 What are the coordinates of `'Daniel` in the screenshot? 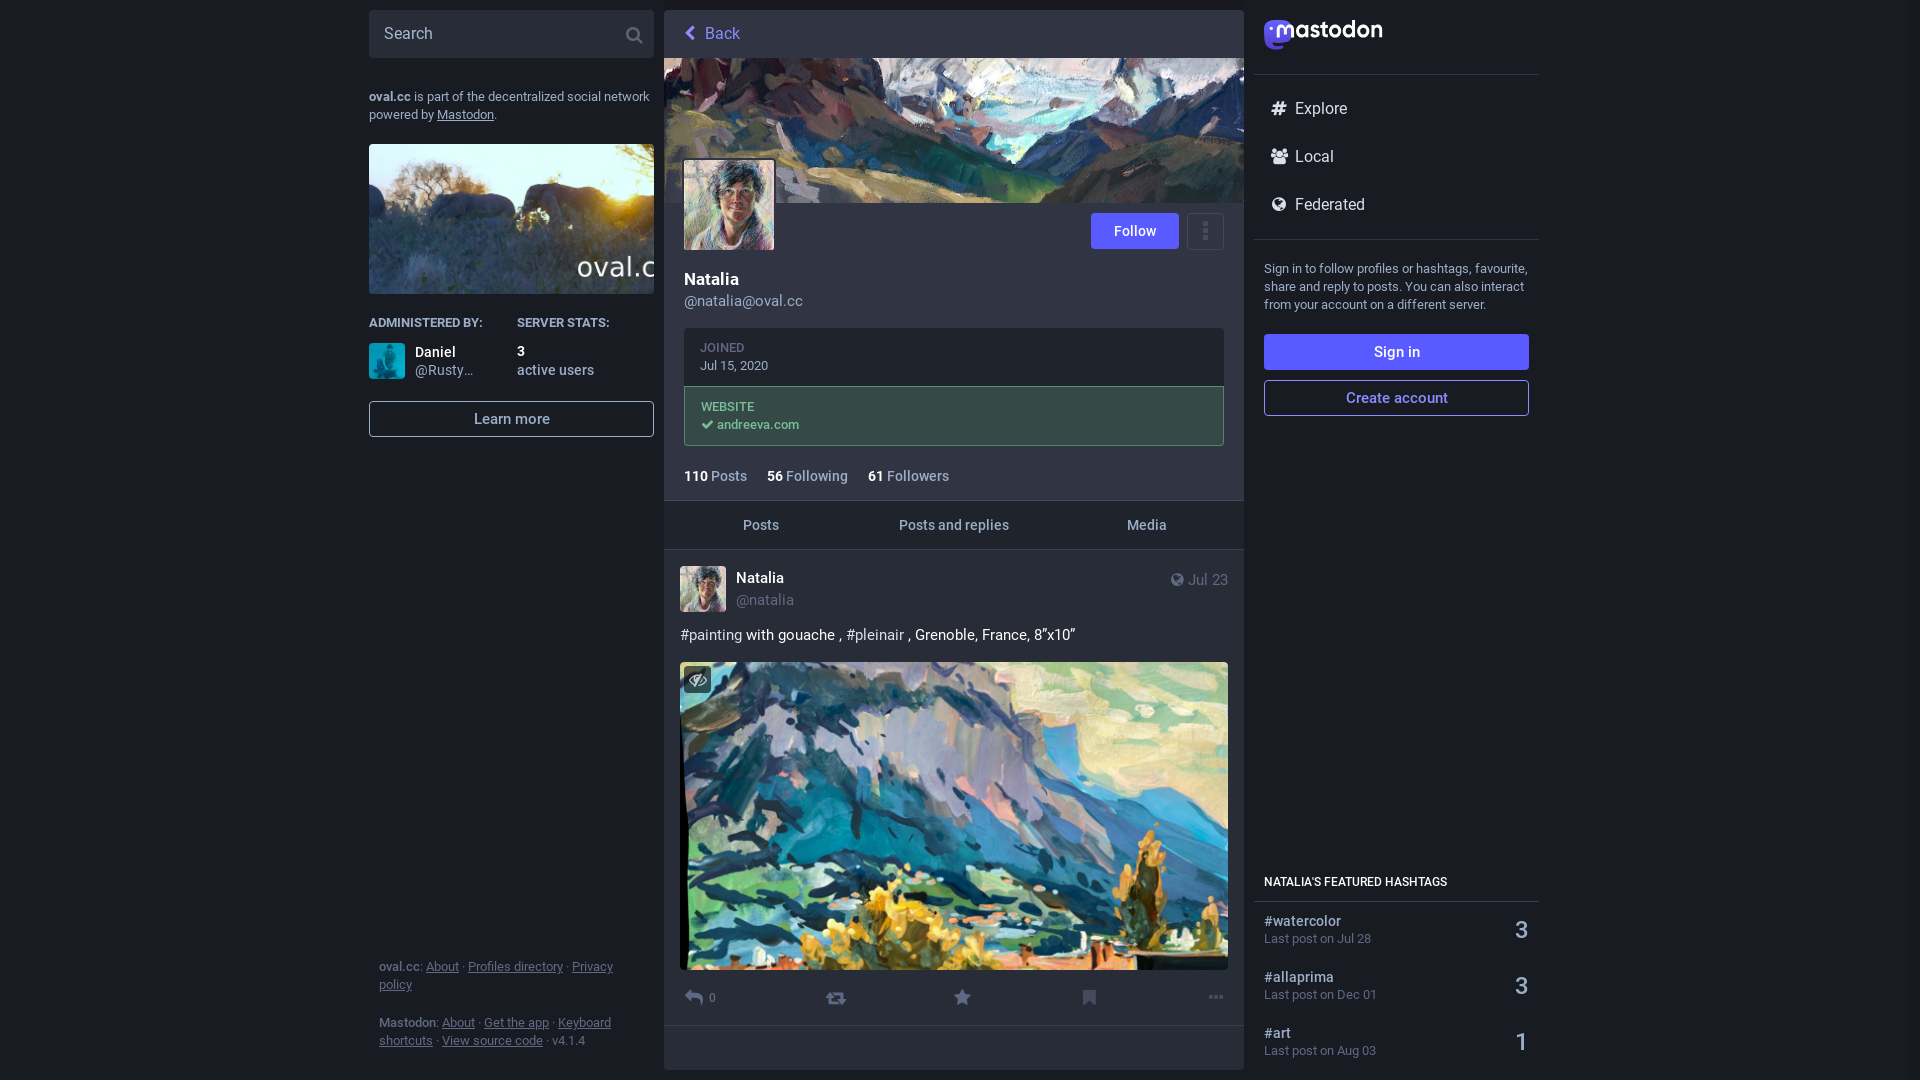 It's located at (421, 361).